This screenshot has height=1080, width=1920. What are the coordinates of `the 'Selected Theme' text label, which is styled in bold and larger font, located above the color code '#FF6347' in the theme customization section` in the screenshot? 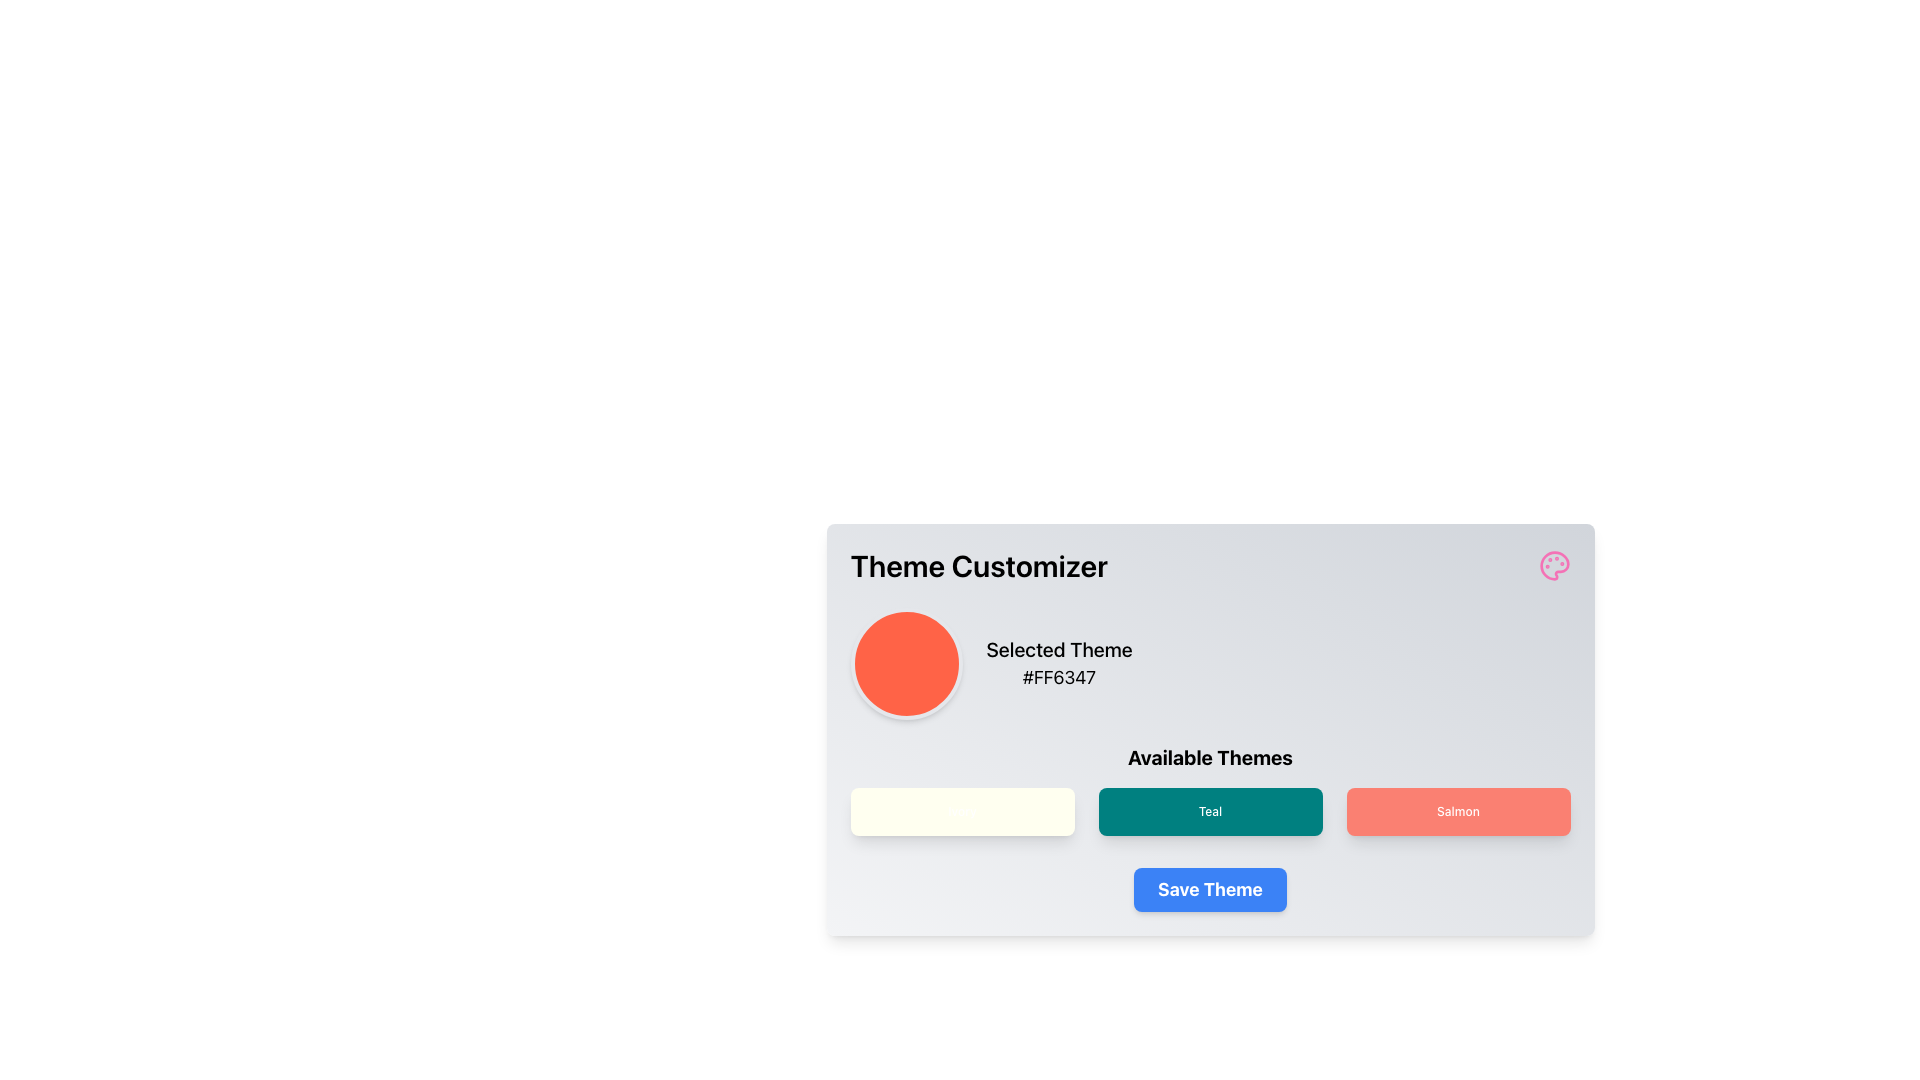 It's located at (1058, 650).